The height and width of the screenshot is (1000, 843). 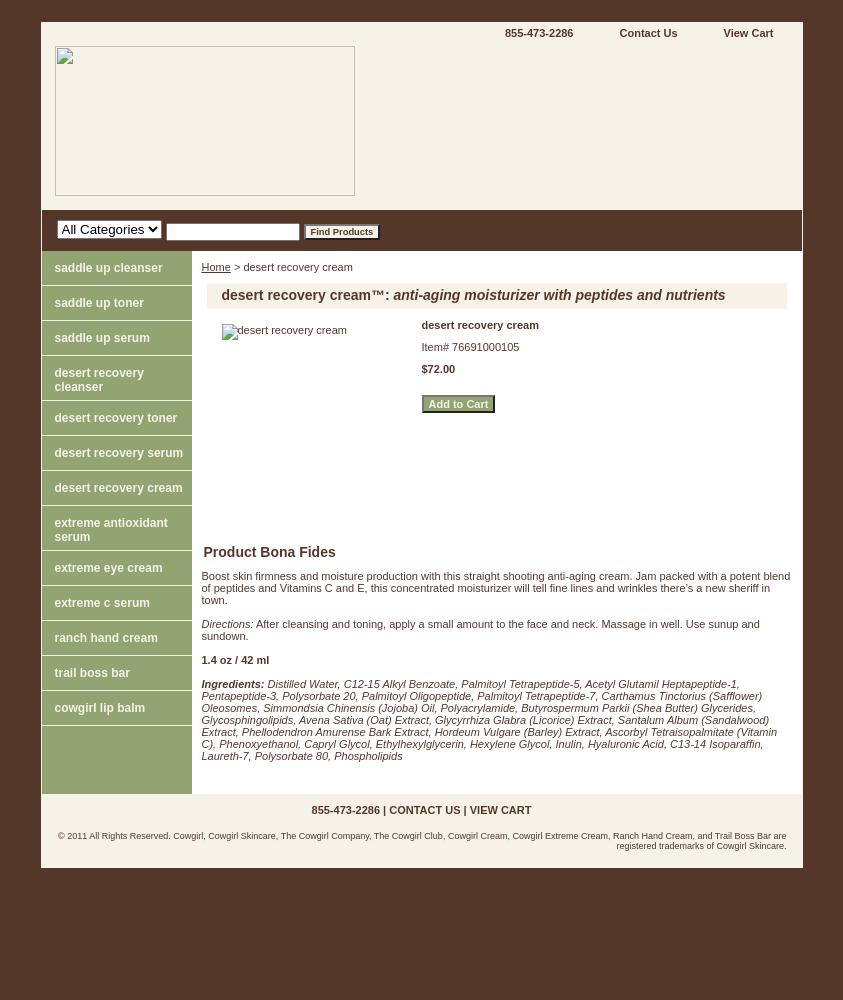 I want to click on 'extreme c serum', so click(x=100, y=601).